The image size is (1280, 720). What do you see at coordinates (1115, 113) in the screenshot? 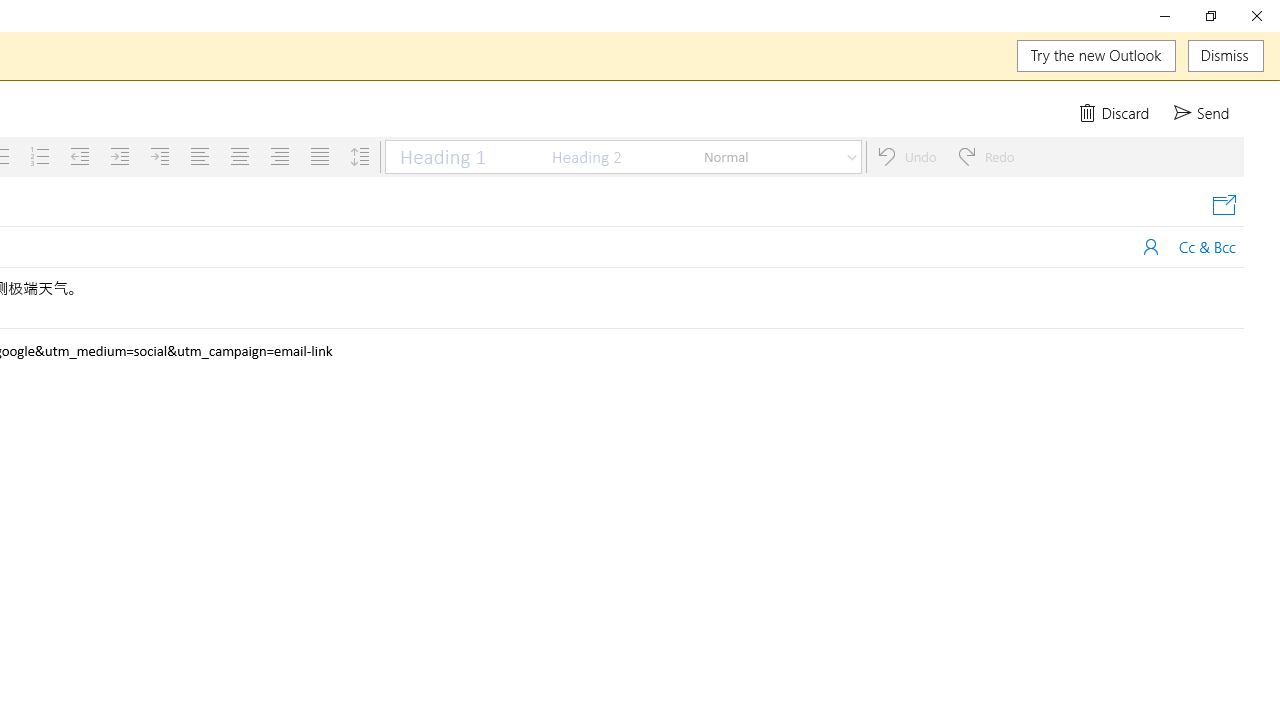
I see `'Discard'` at bounding box center [1115, 113].